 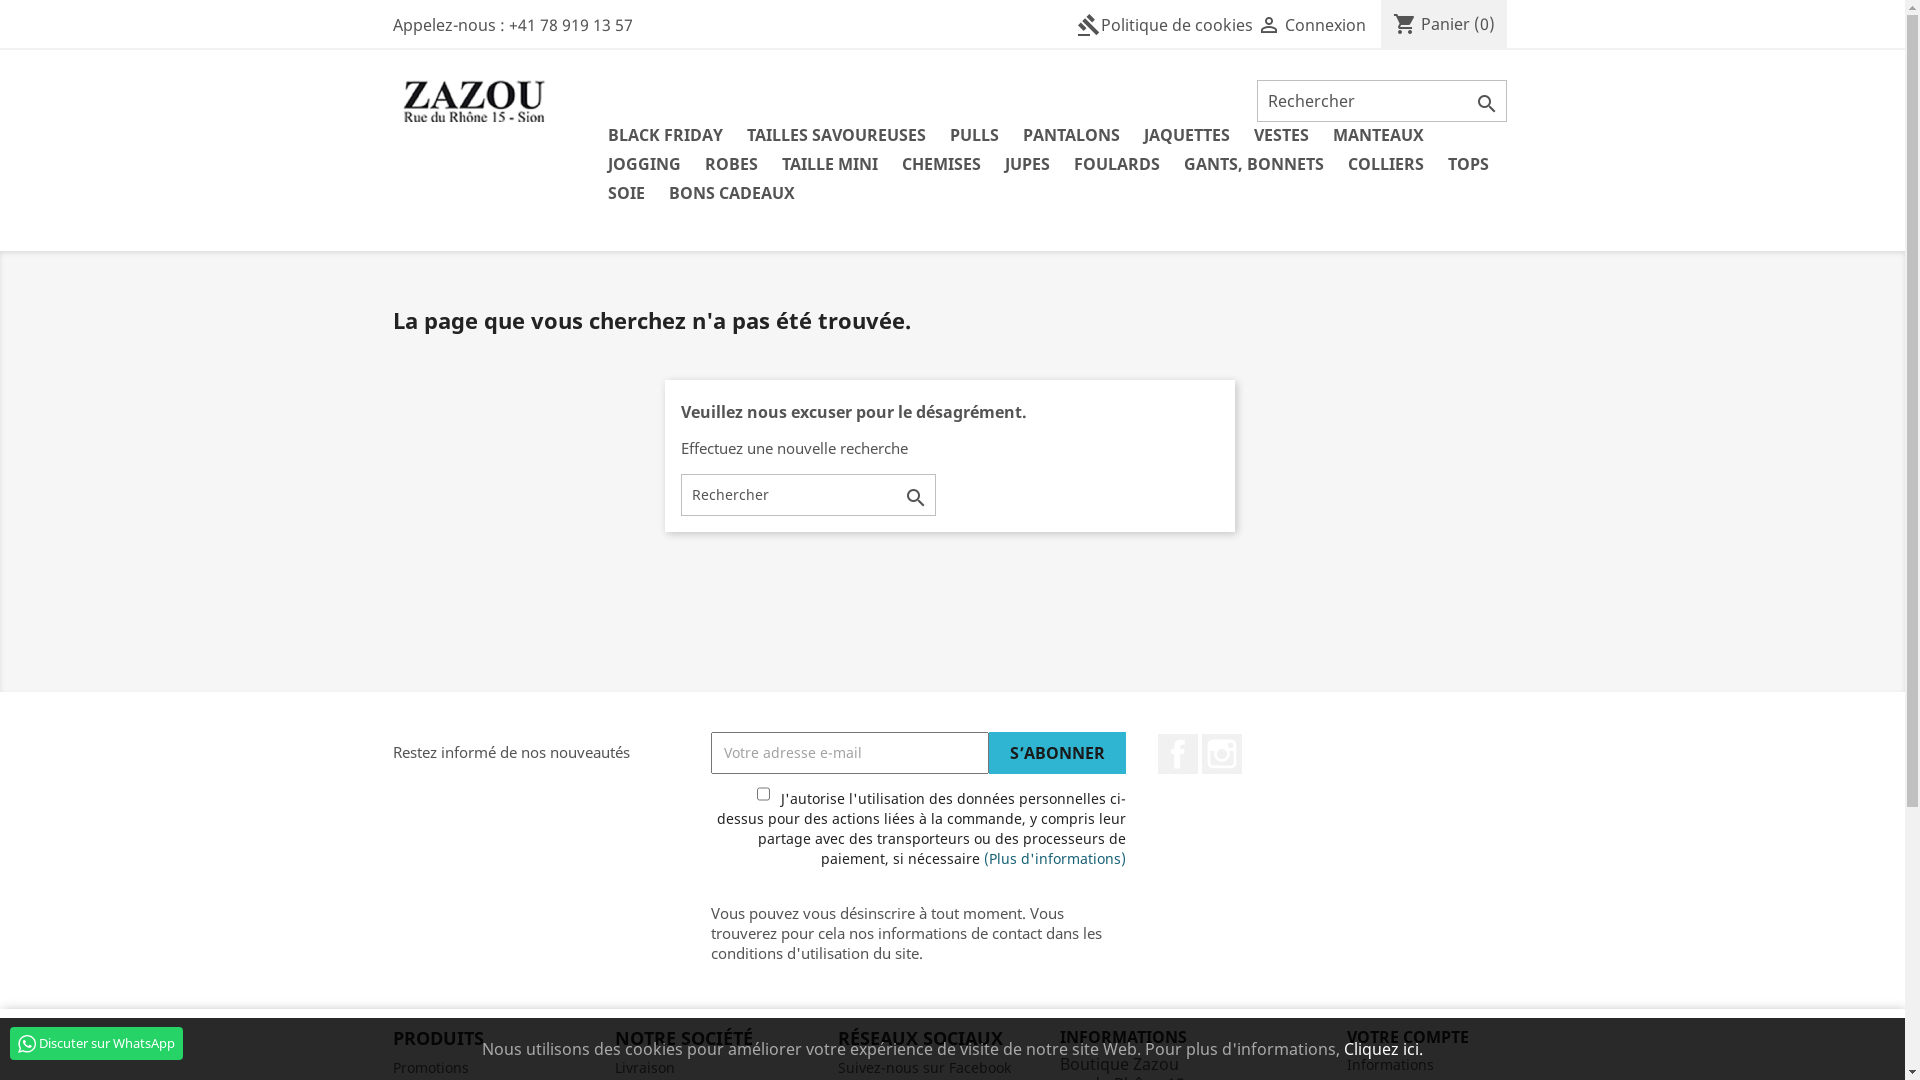 I want to click on 'VESTES', so click(x=1281, y=135).